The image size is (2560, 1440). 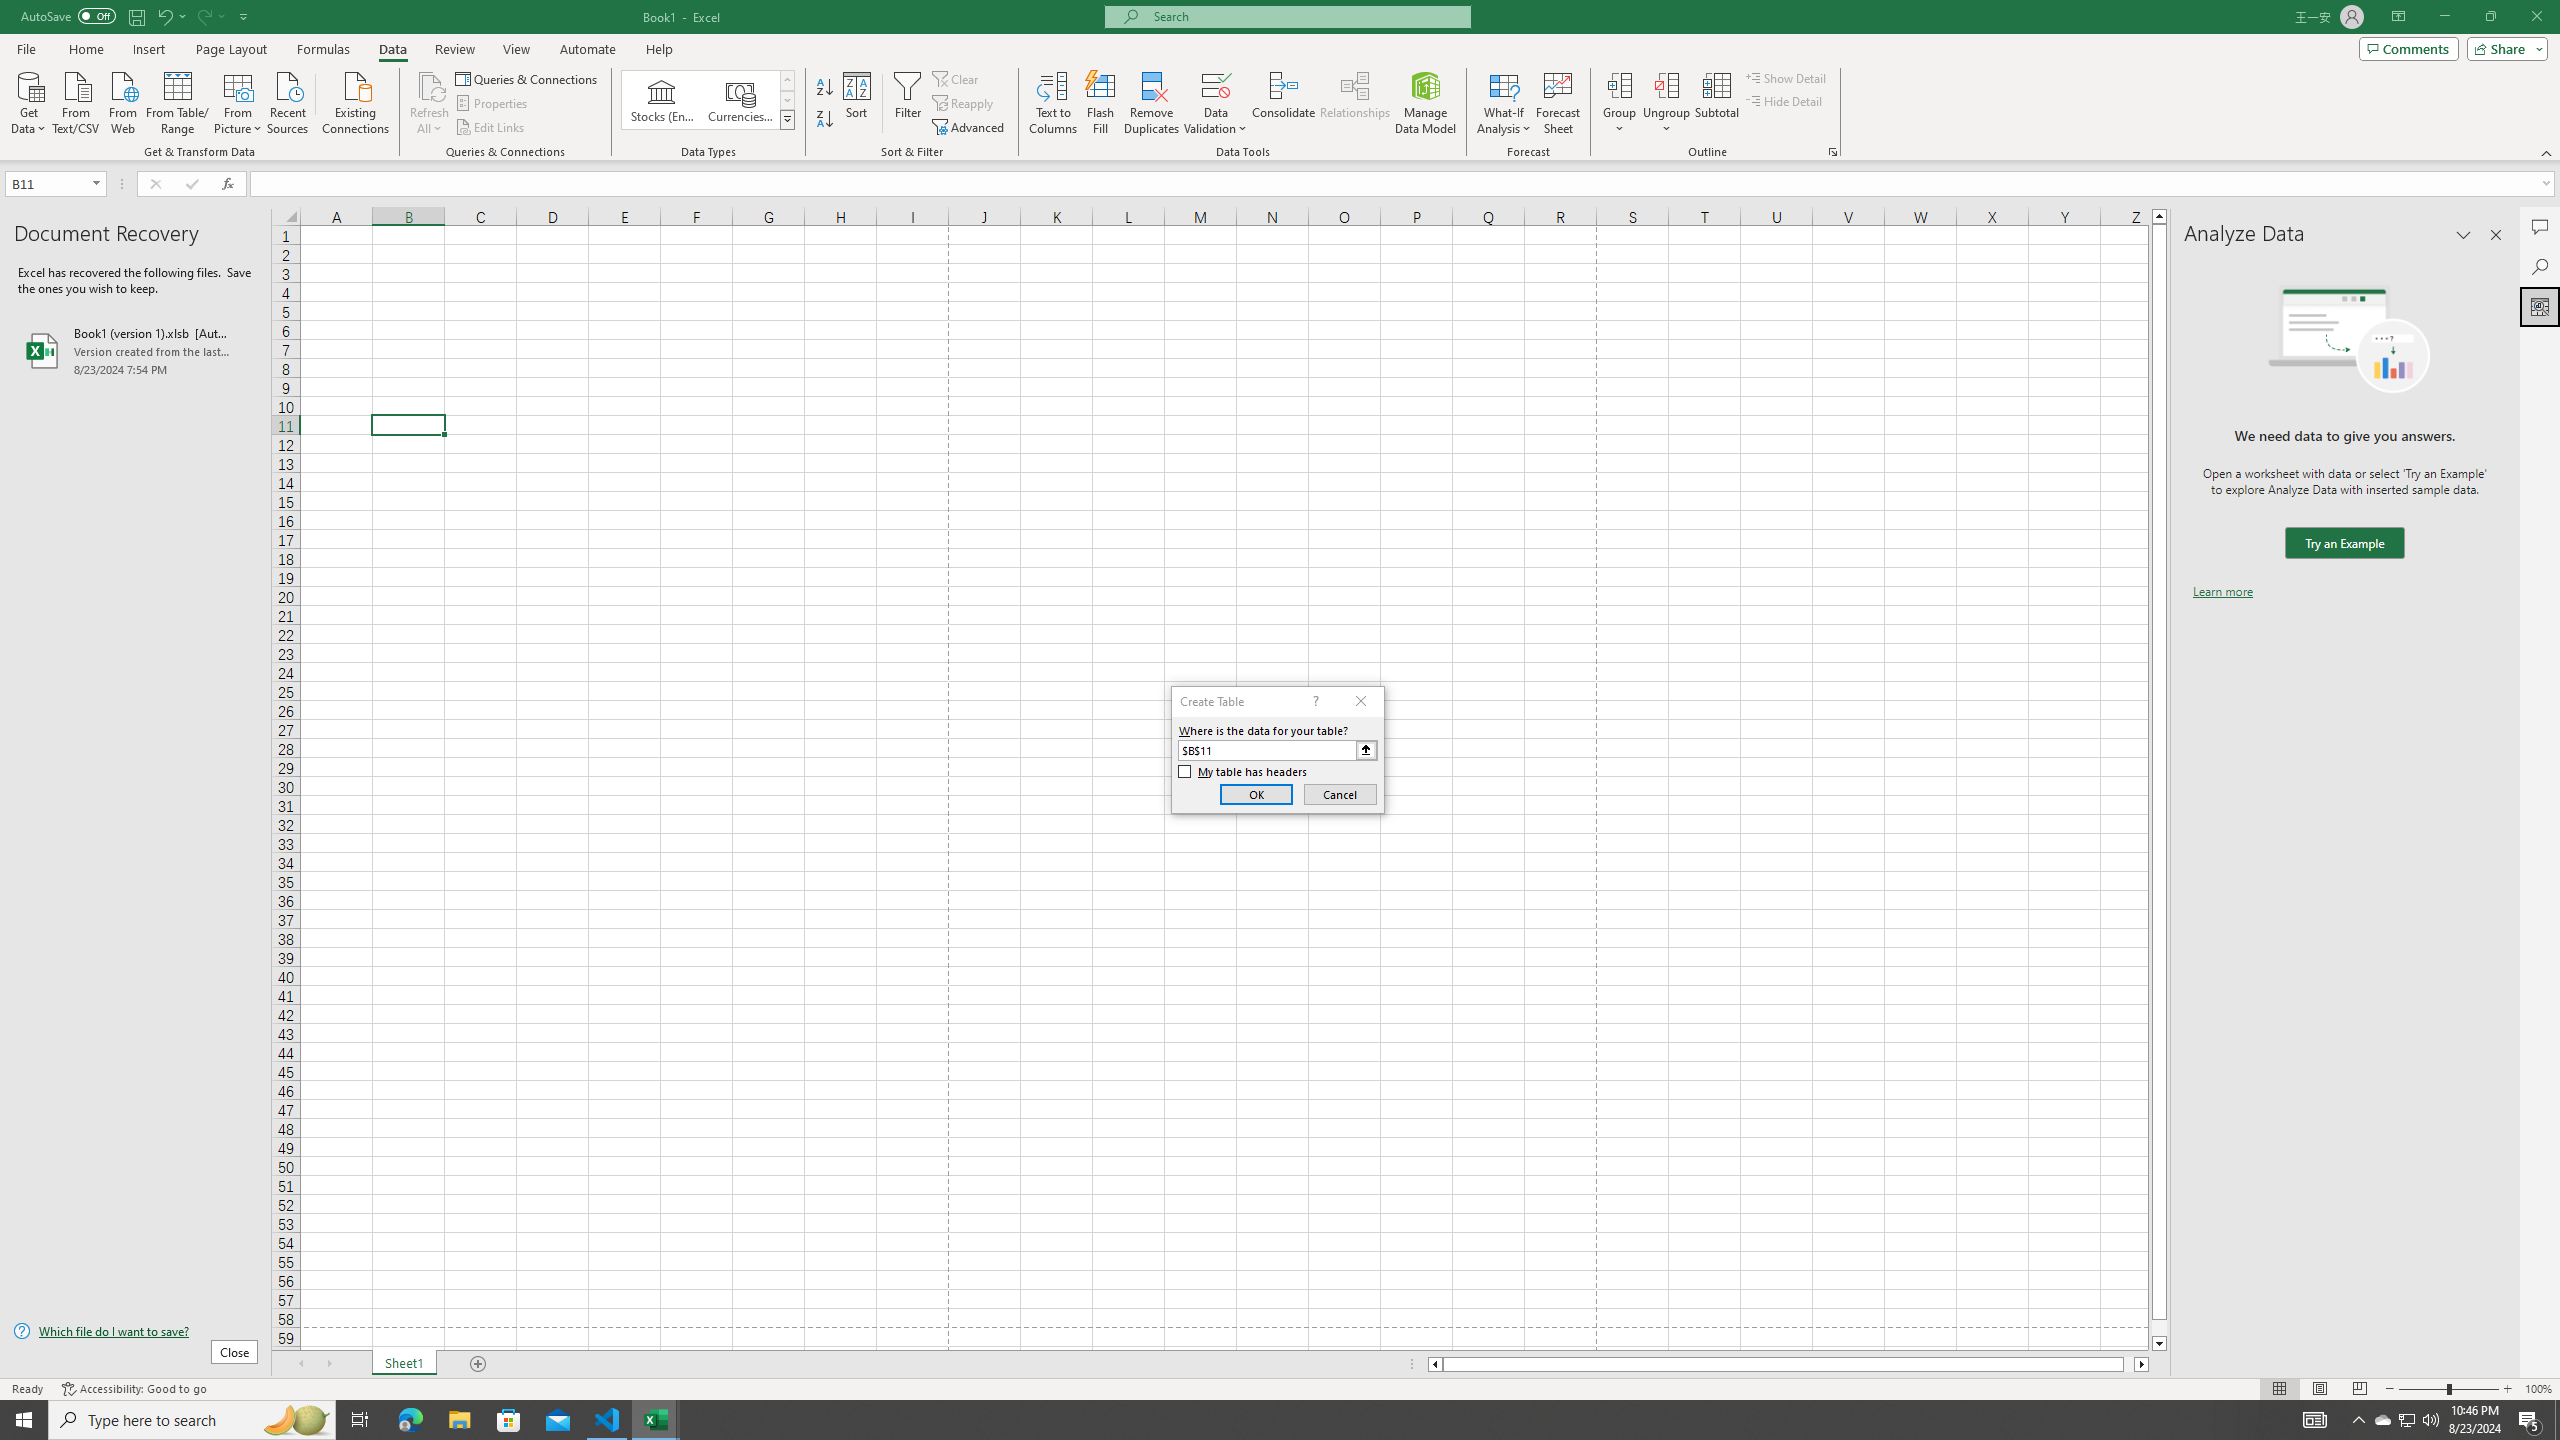 What do you see at coordinates (288, 100) in the screenshot?
I see `'Recent Sources'` at bounding box center [288, 100].